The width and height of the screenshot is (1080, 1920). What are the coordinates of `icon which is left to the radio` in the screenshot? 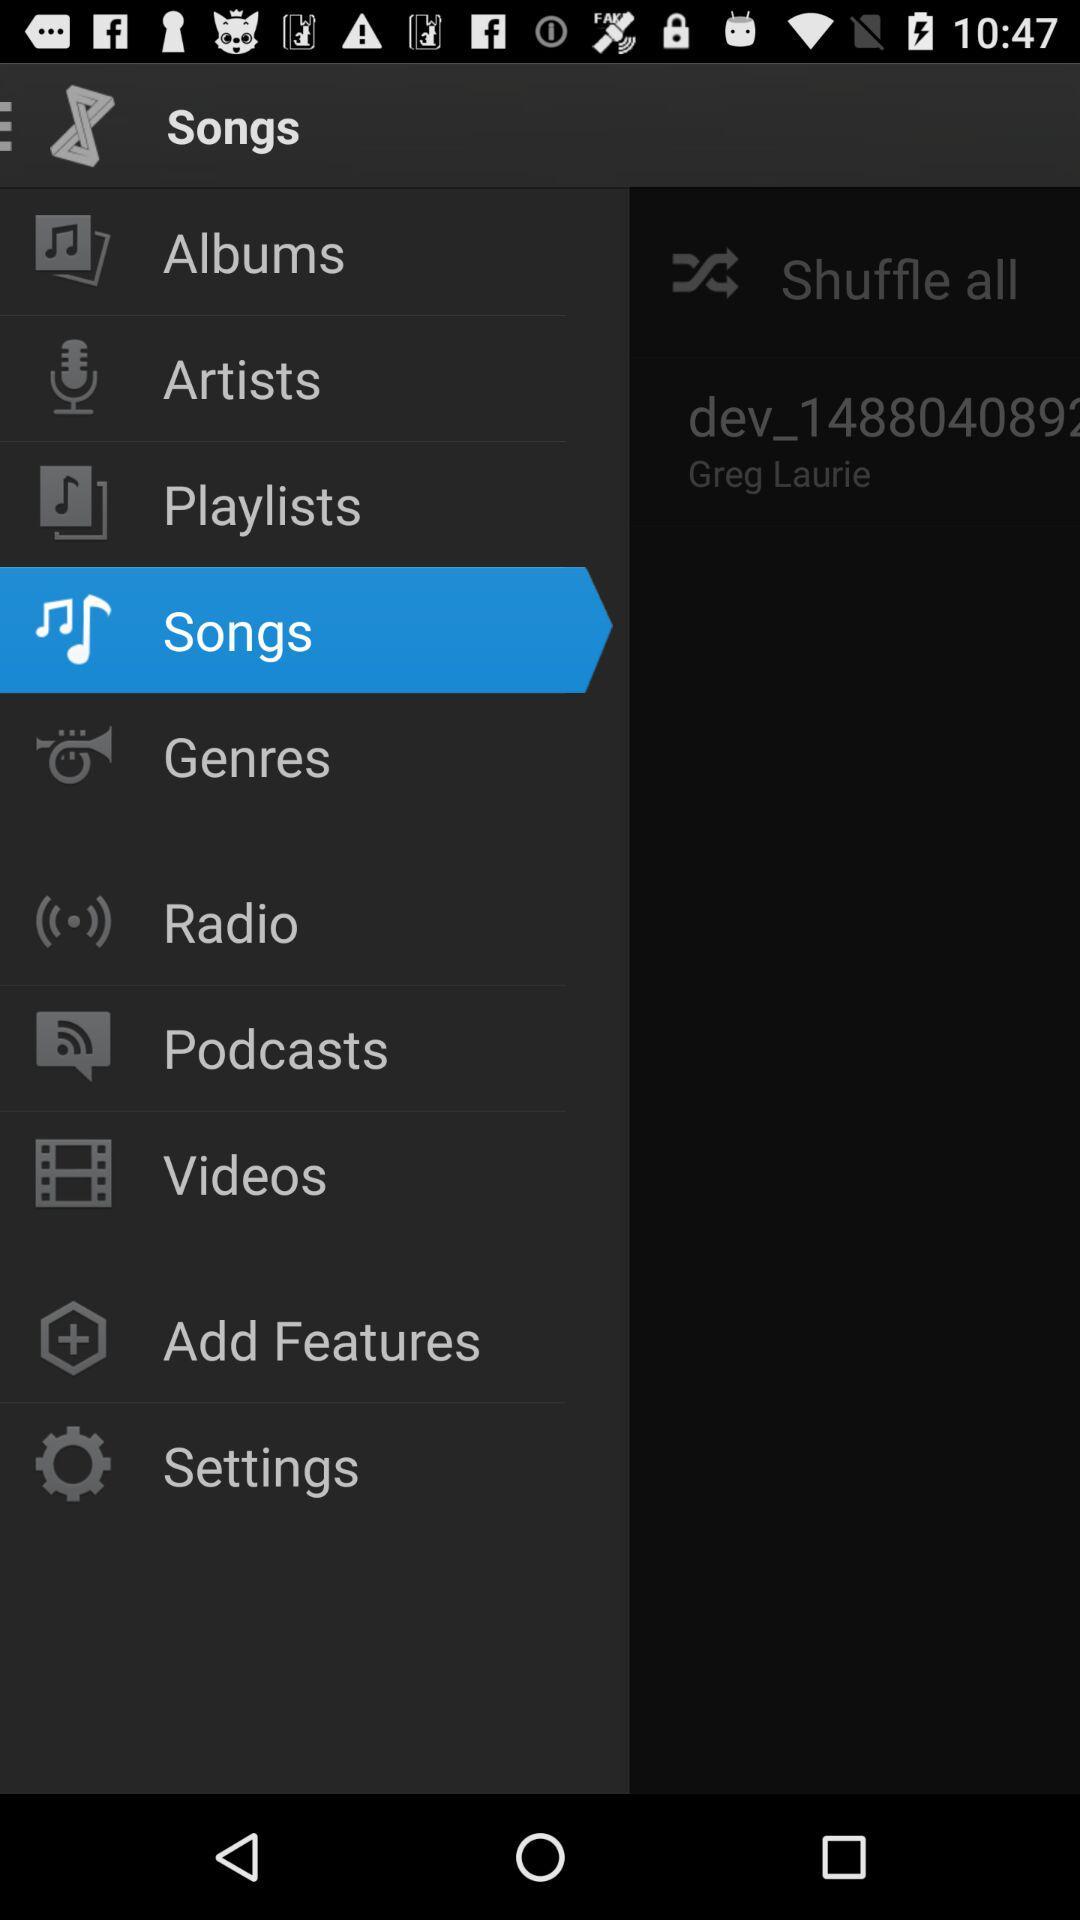 It's located at (72, 920).